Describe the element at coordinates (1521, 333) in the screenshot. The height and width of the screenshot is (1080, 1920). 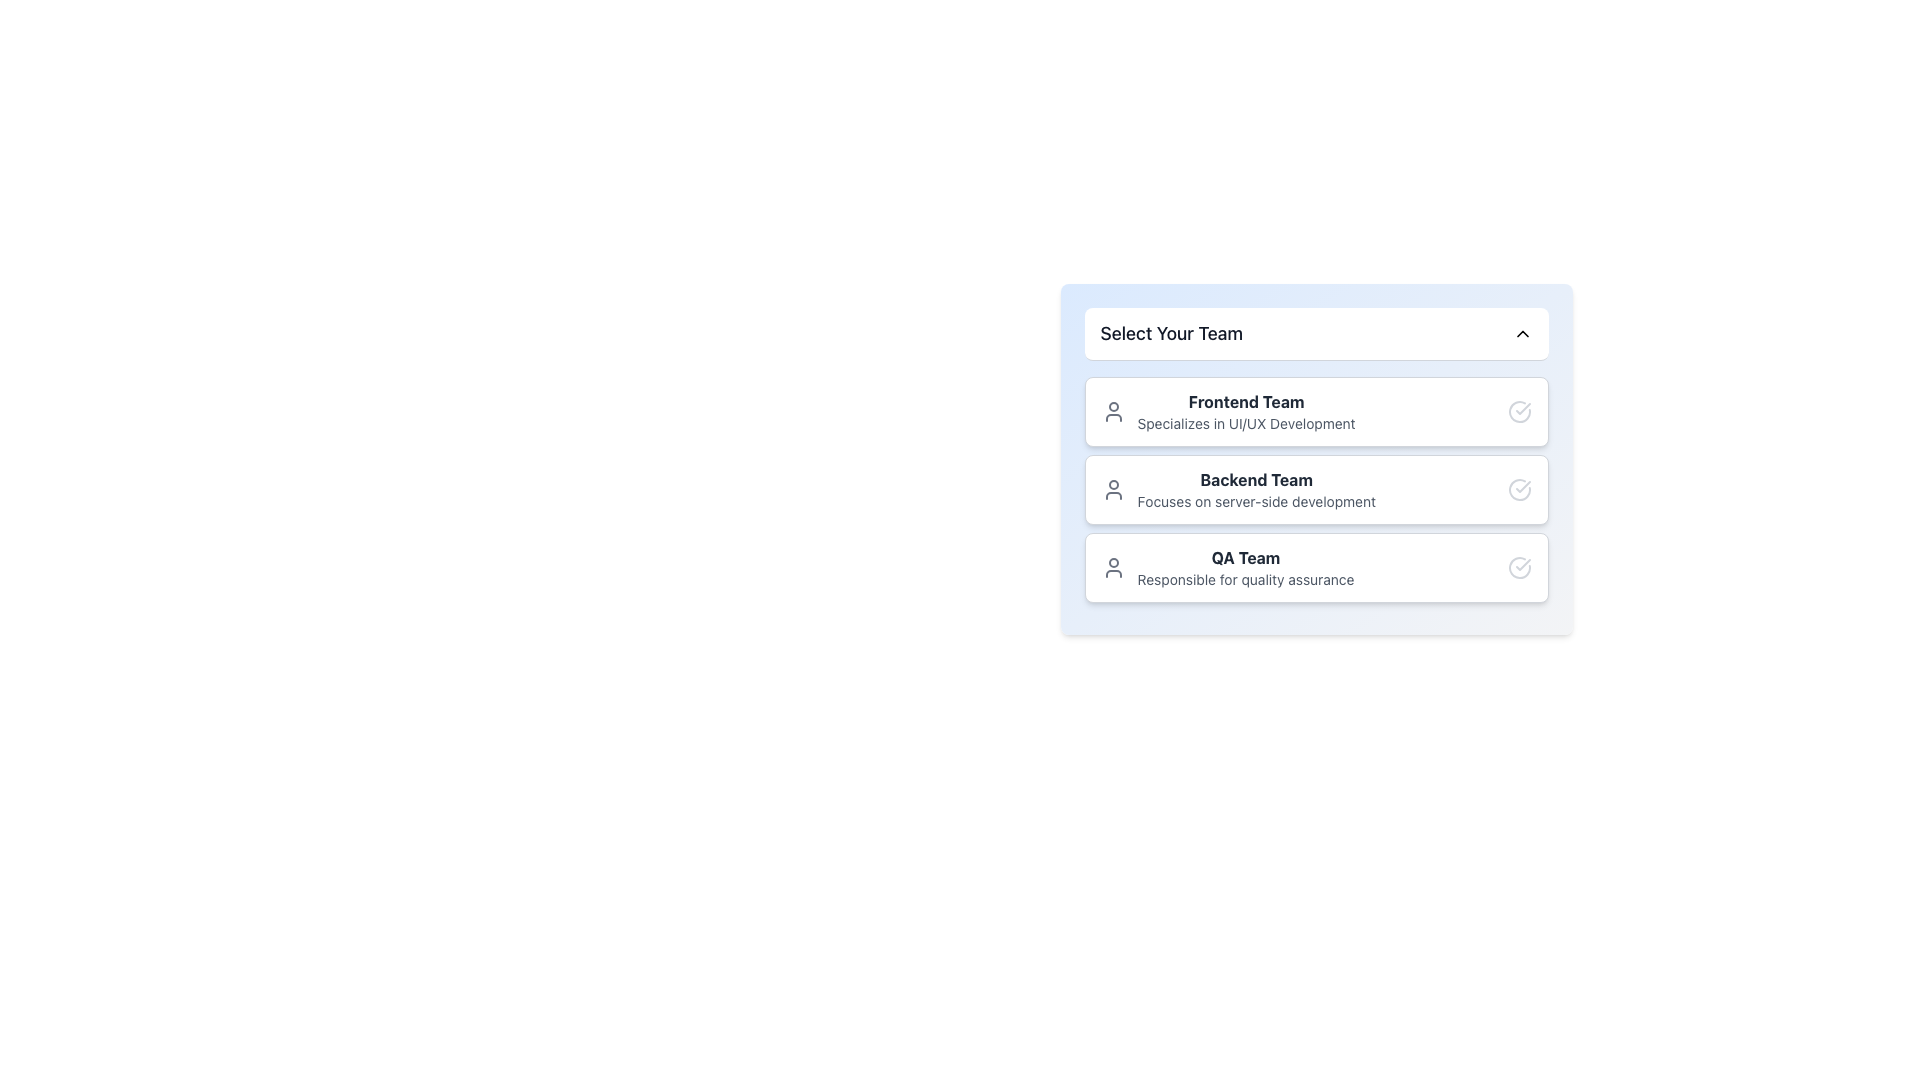
I see `the Chevron Up icon located to the far right of the 'Select Your Team' label` at that location.